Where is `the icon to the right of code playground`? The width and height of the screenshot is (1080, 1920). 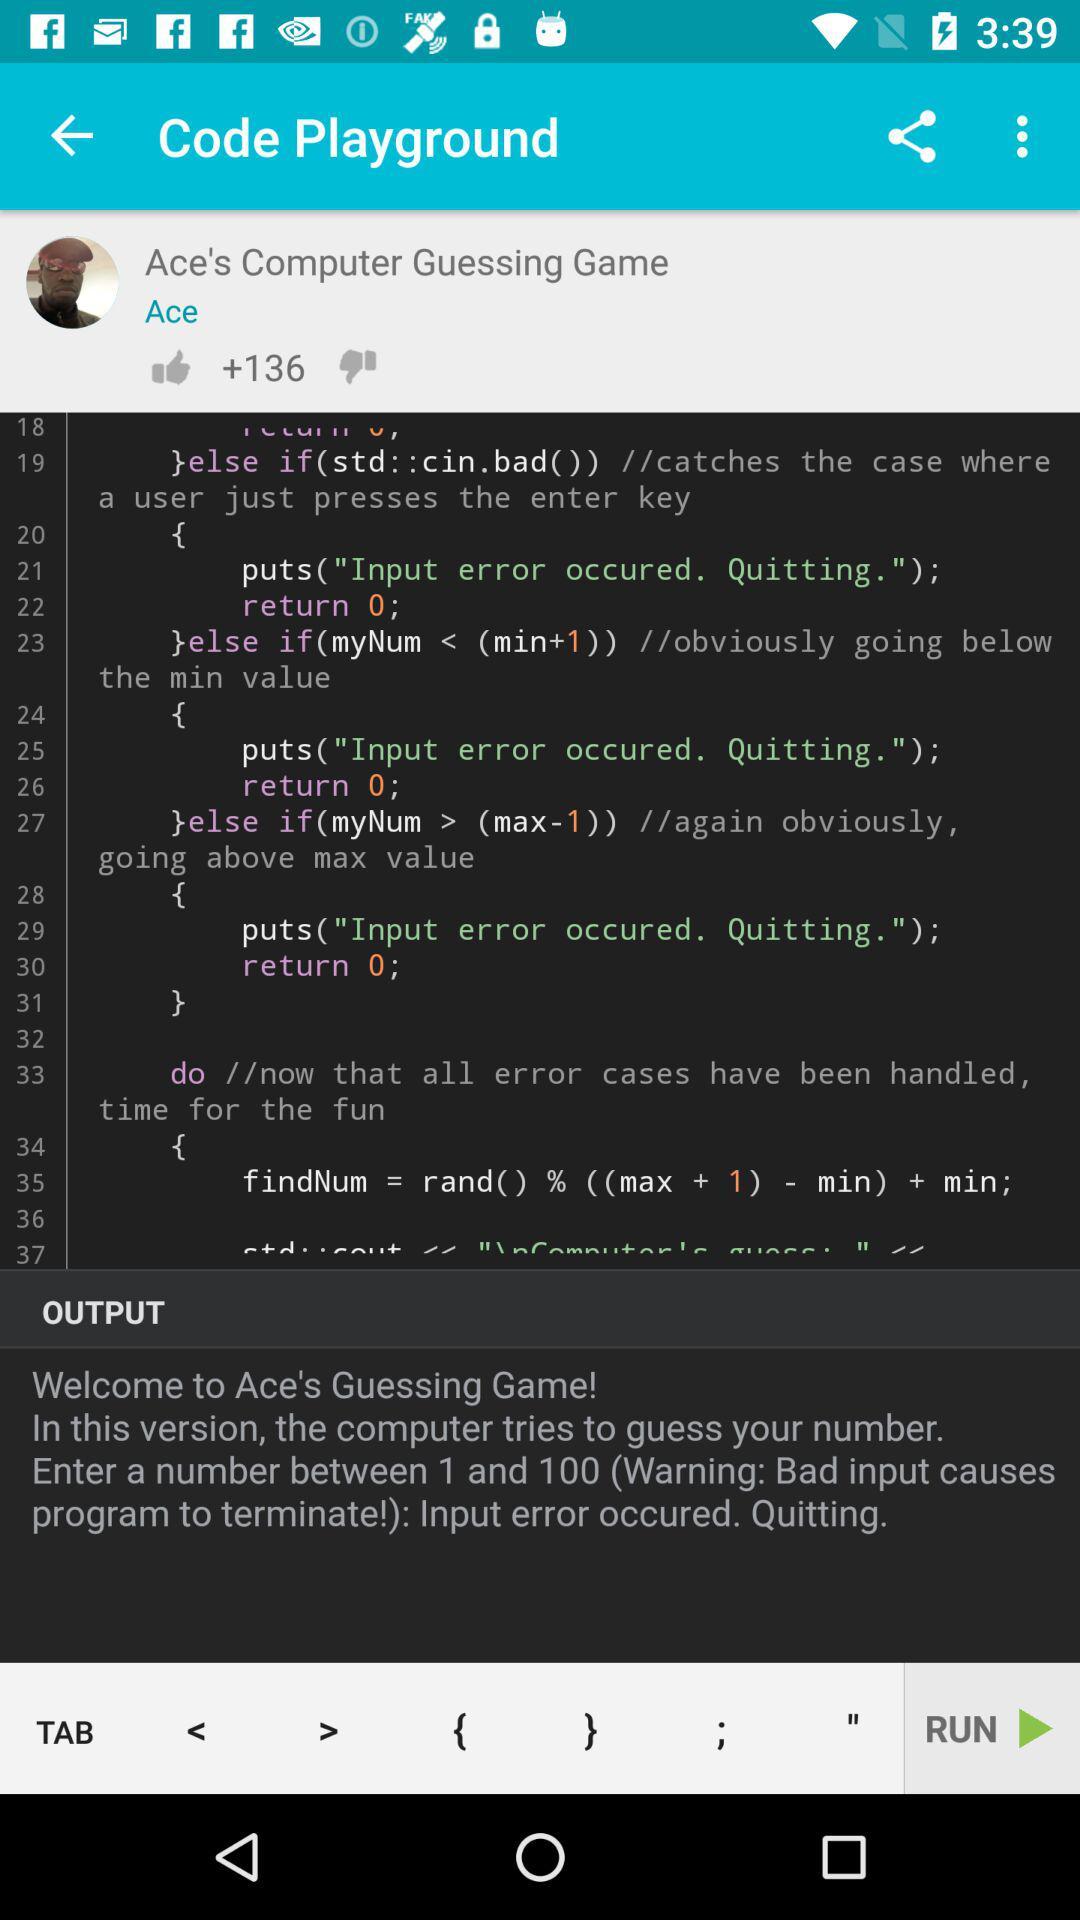 the icon to the right of code playground is located at coordinates (911, 135).